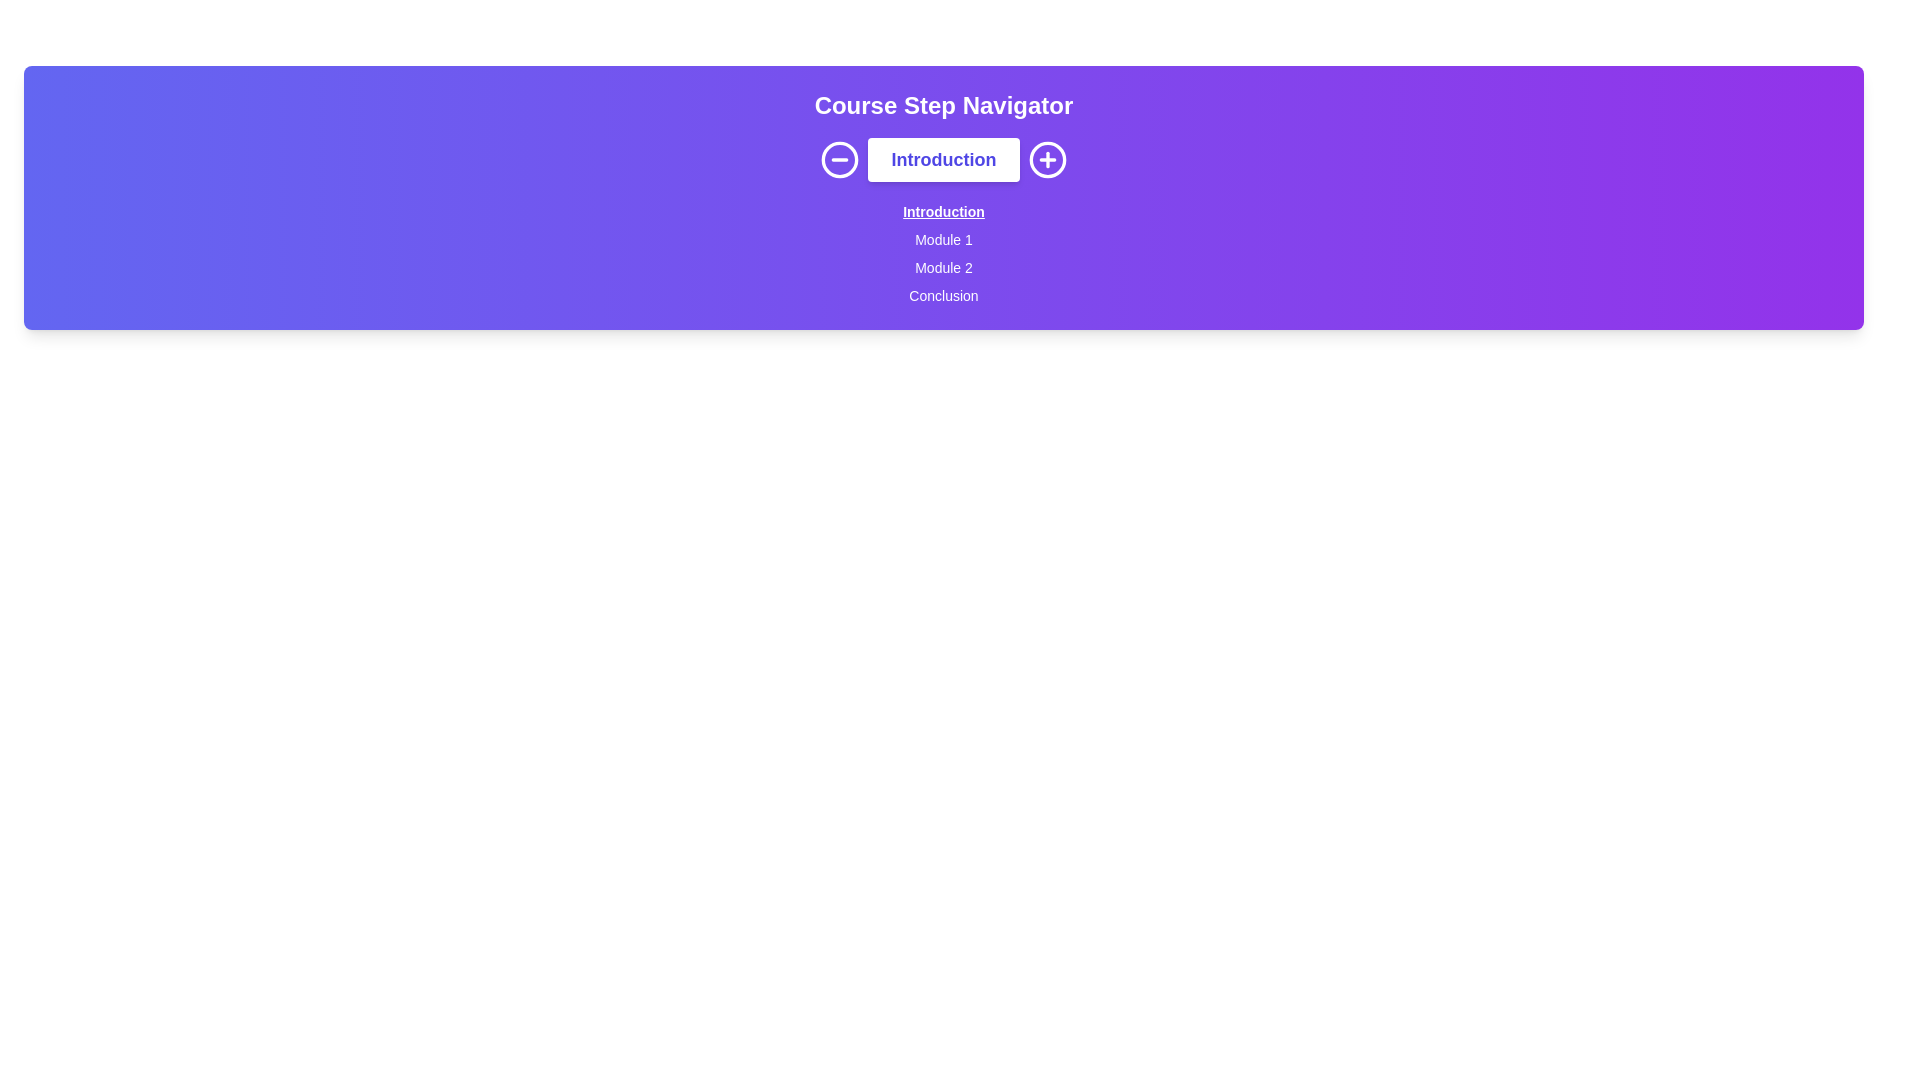  What do you see at coordinates (943, 292) in the screenshot?
I see `the 'Conclusion' text label, which is the last item in the navigation structure, positioned below 'Module 2'` at bounding box center [943, 292].